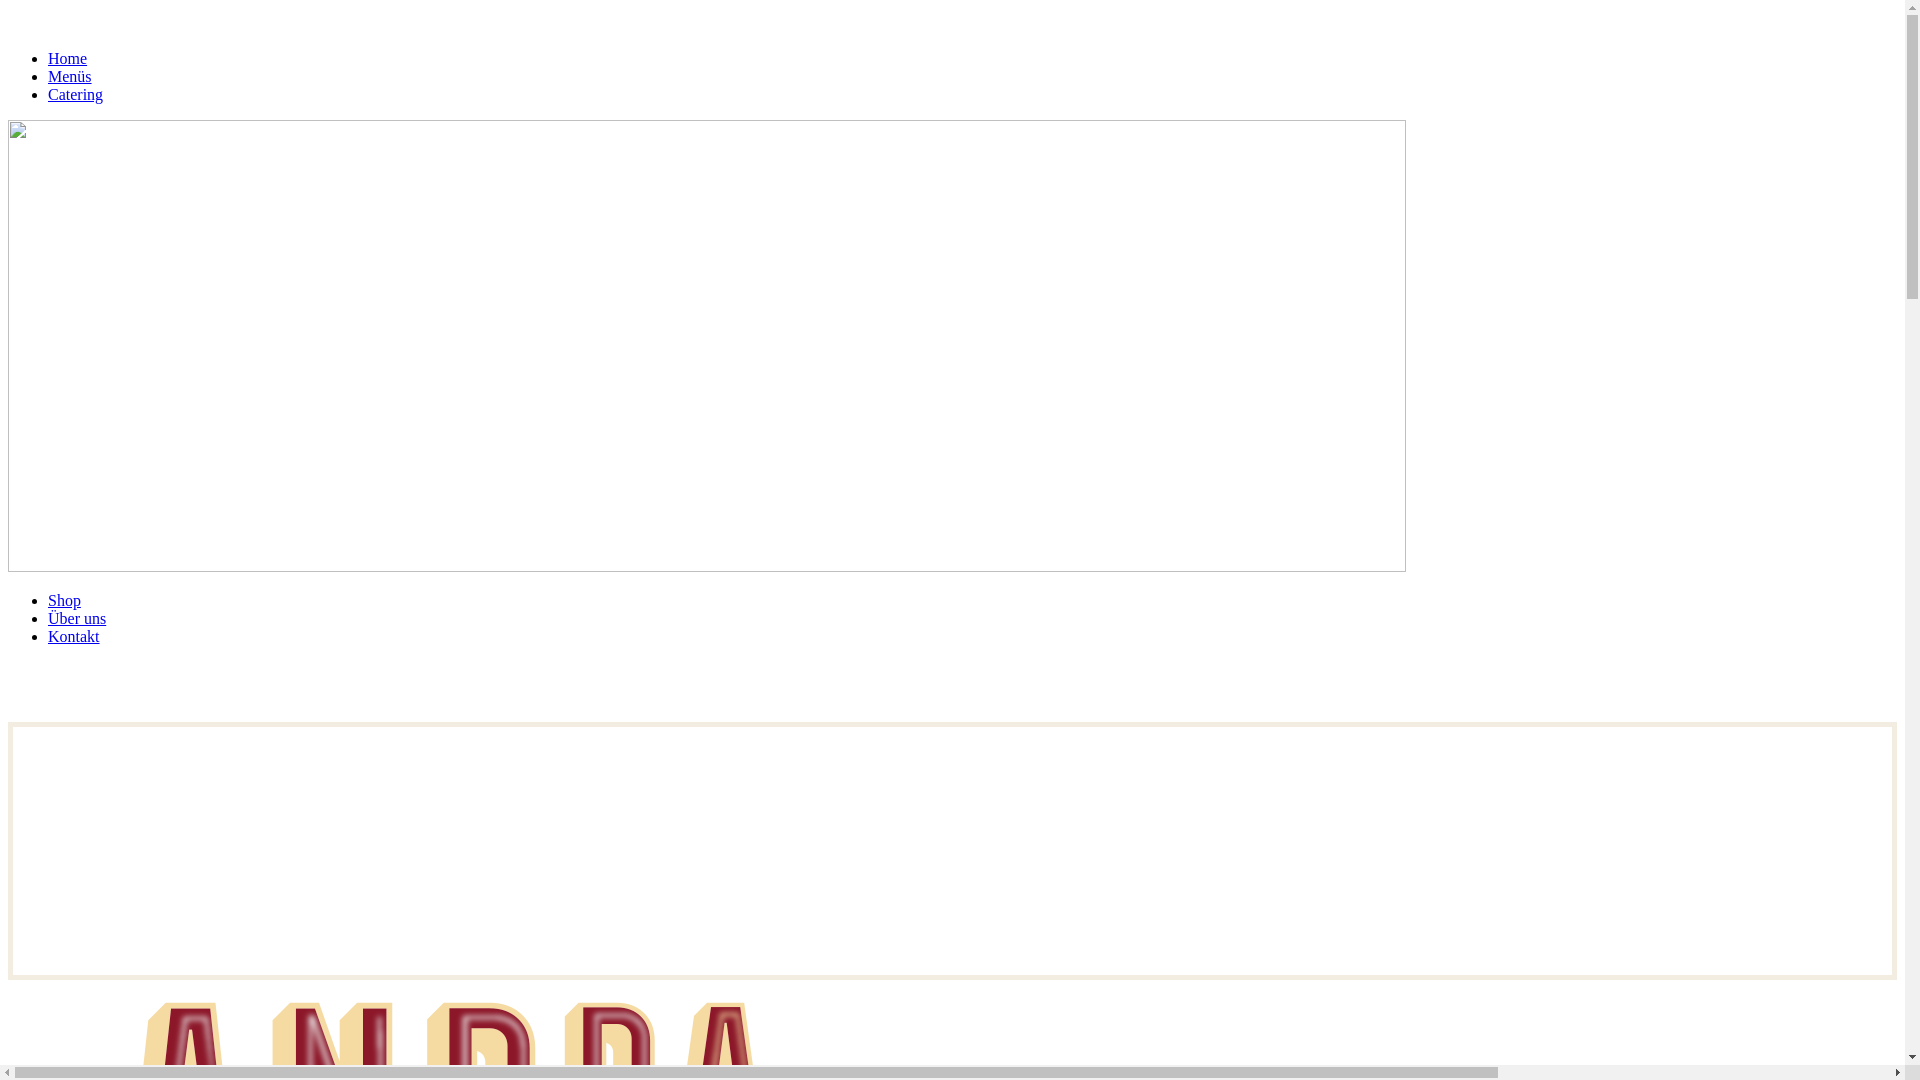  Describe the element at coordinates (48, 599) in the screenshot. I see `'Shop'` at that location.